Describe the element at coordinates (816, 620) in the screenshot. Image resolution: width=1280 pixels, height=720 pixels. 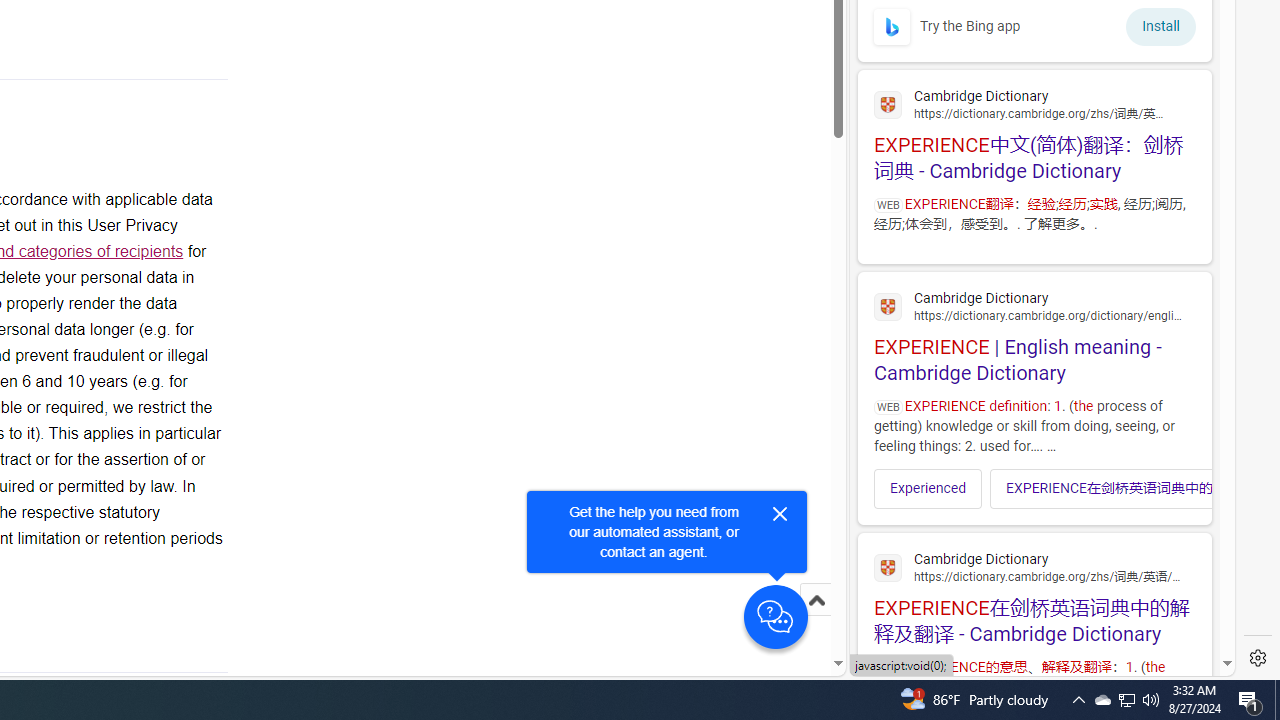
I see `'Scroll to top'` at that location.